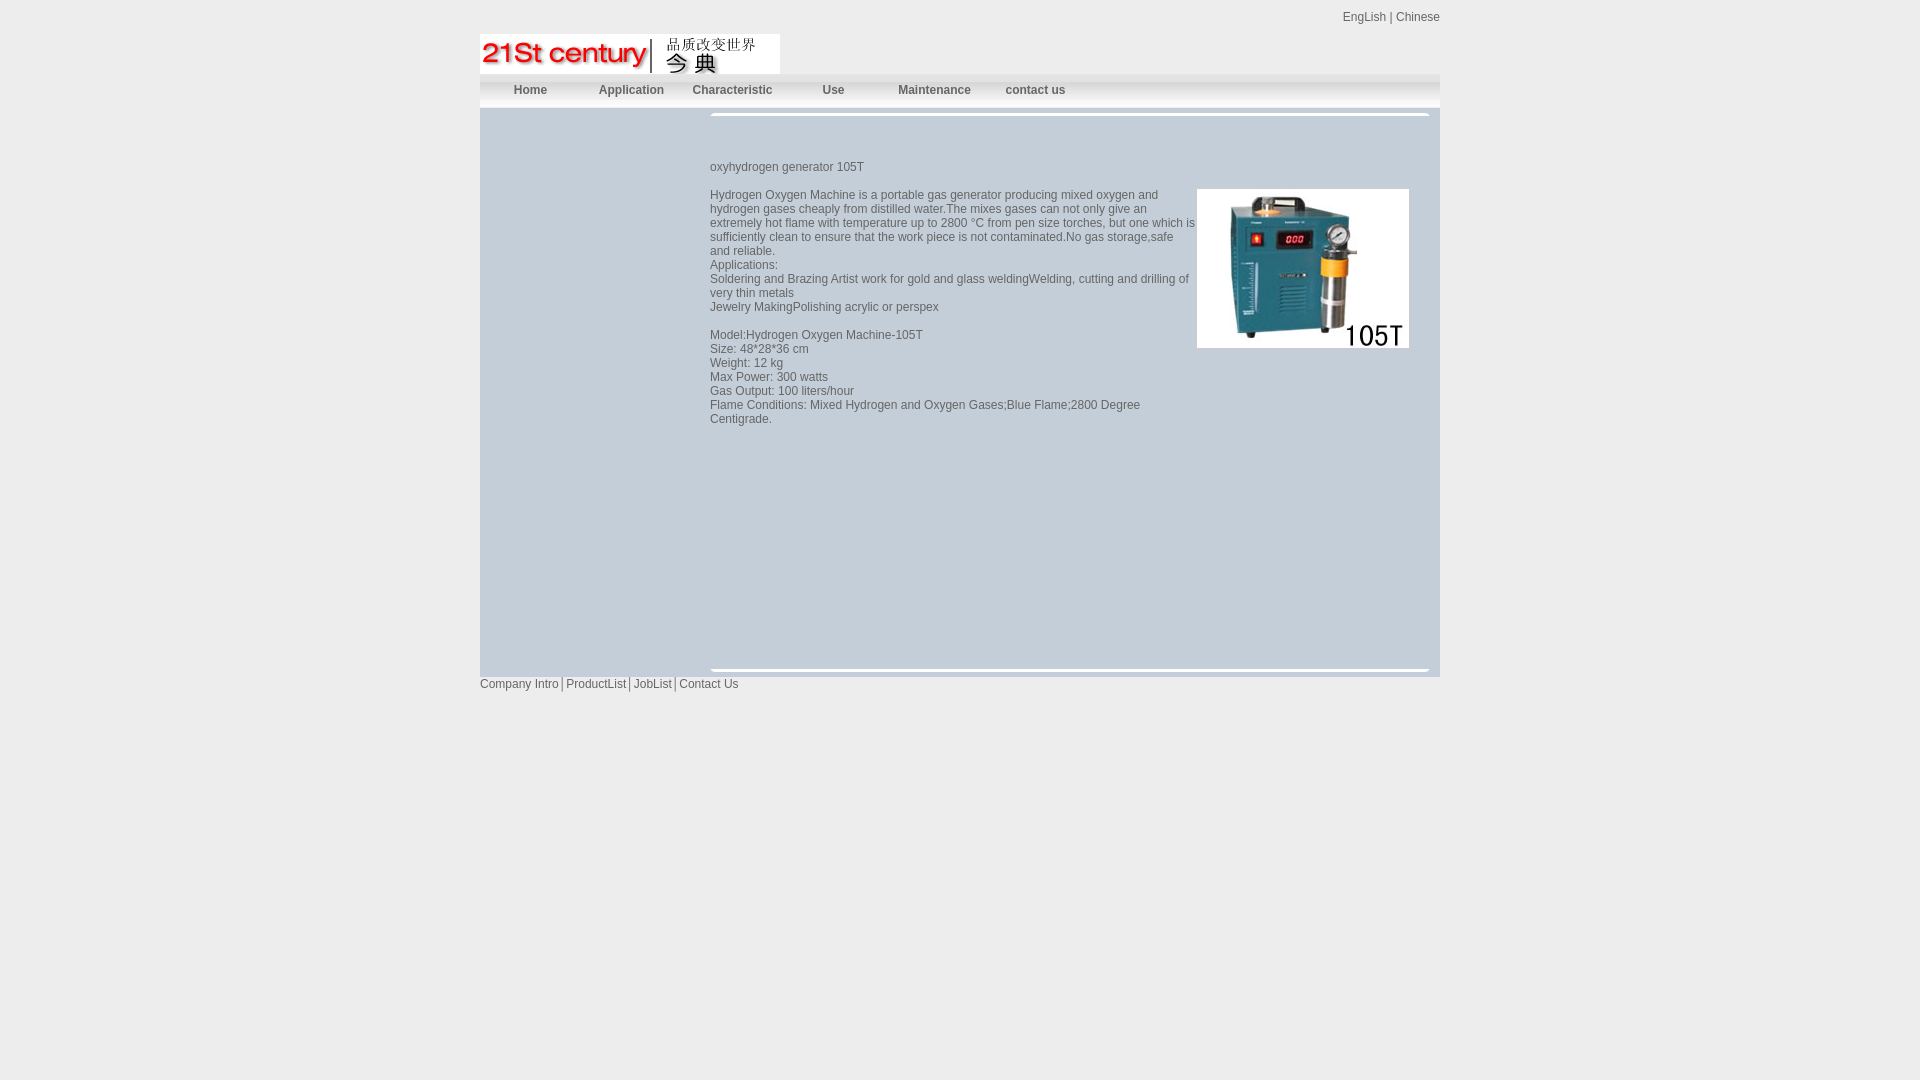 The height and width of the screenshot is (1080, 1920). What do you see at coordinates (1416, 16) in the screenshot?
I see `'Chinese'` at bounding box center [1416, 16].